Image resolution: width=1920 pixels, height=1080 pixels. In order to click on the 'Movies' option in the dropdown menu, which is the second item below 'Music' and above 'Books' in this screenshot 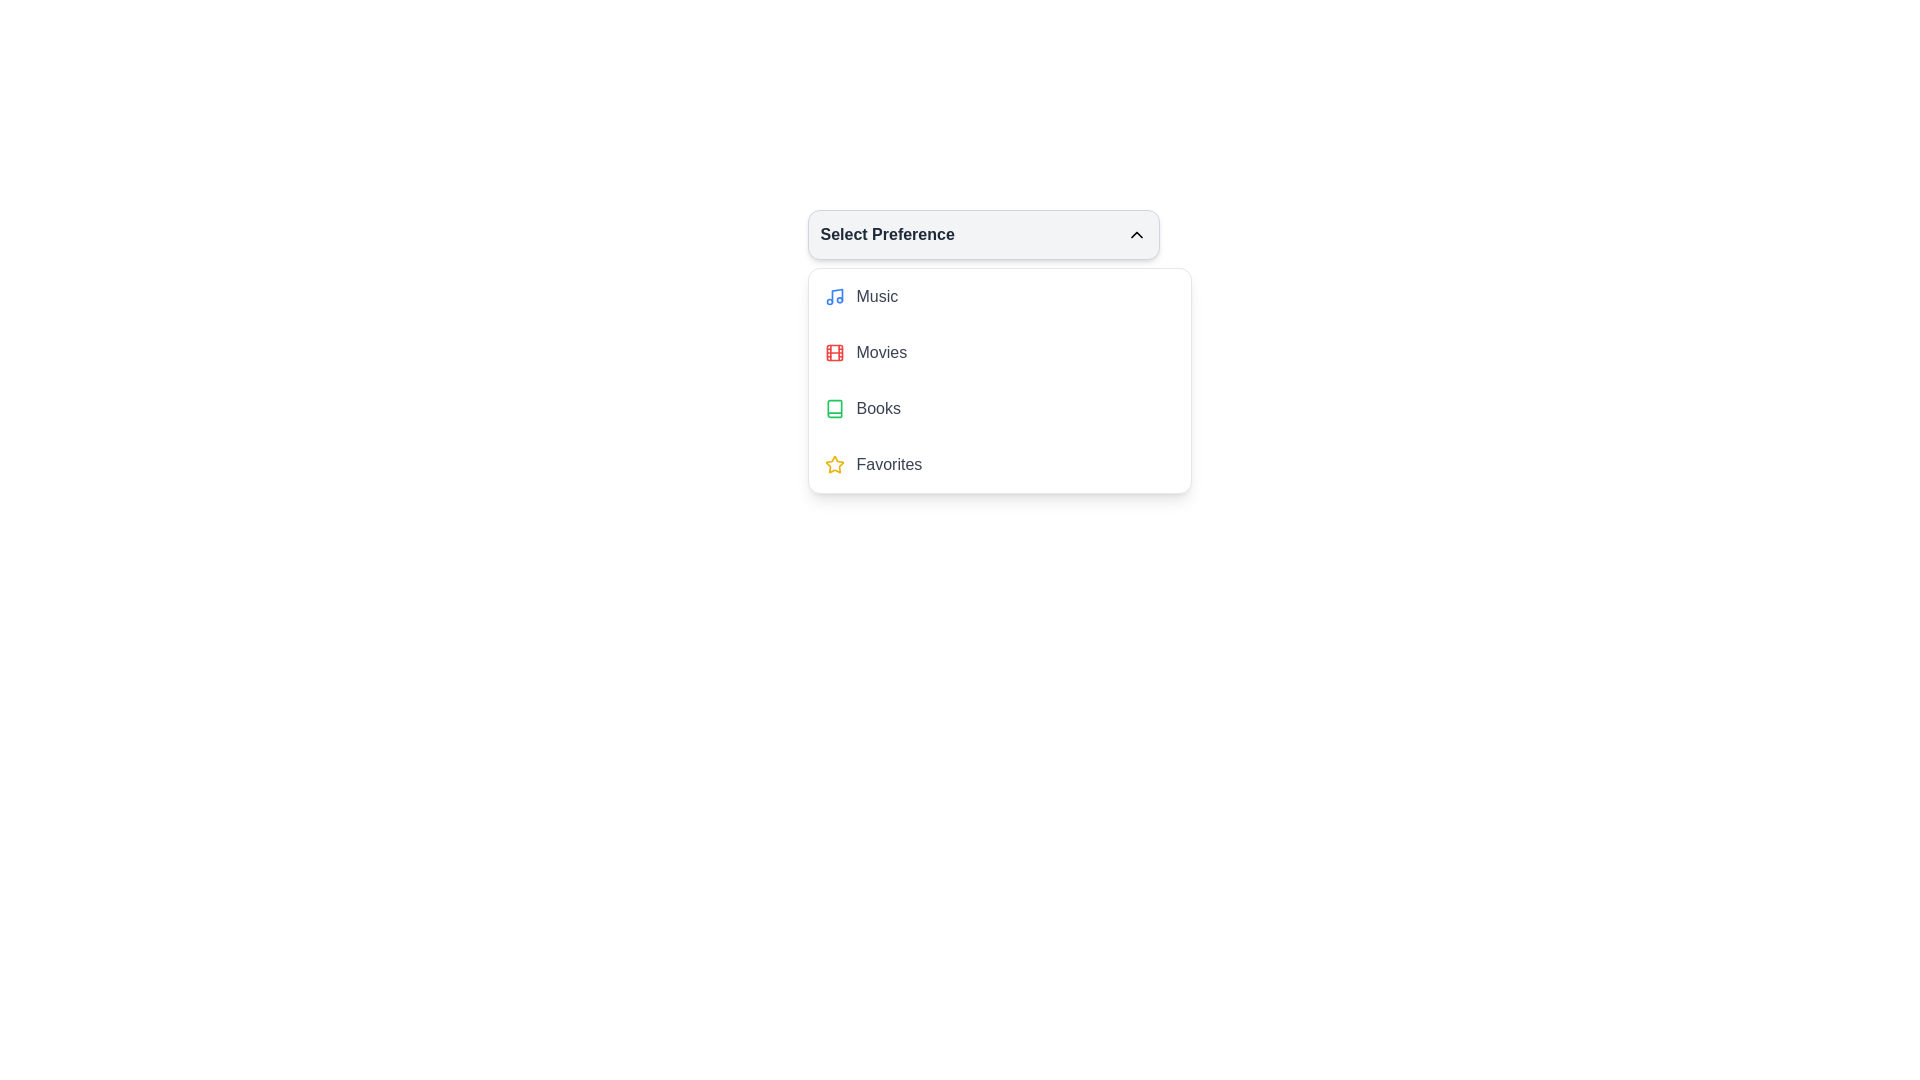, I will do `click(999, 352)`.